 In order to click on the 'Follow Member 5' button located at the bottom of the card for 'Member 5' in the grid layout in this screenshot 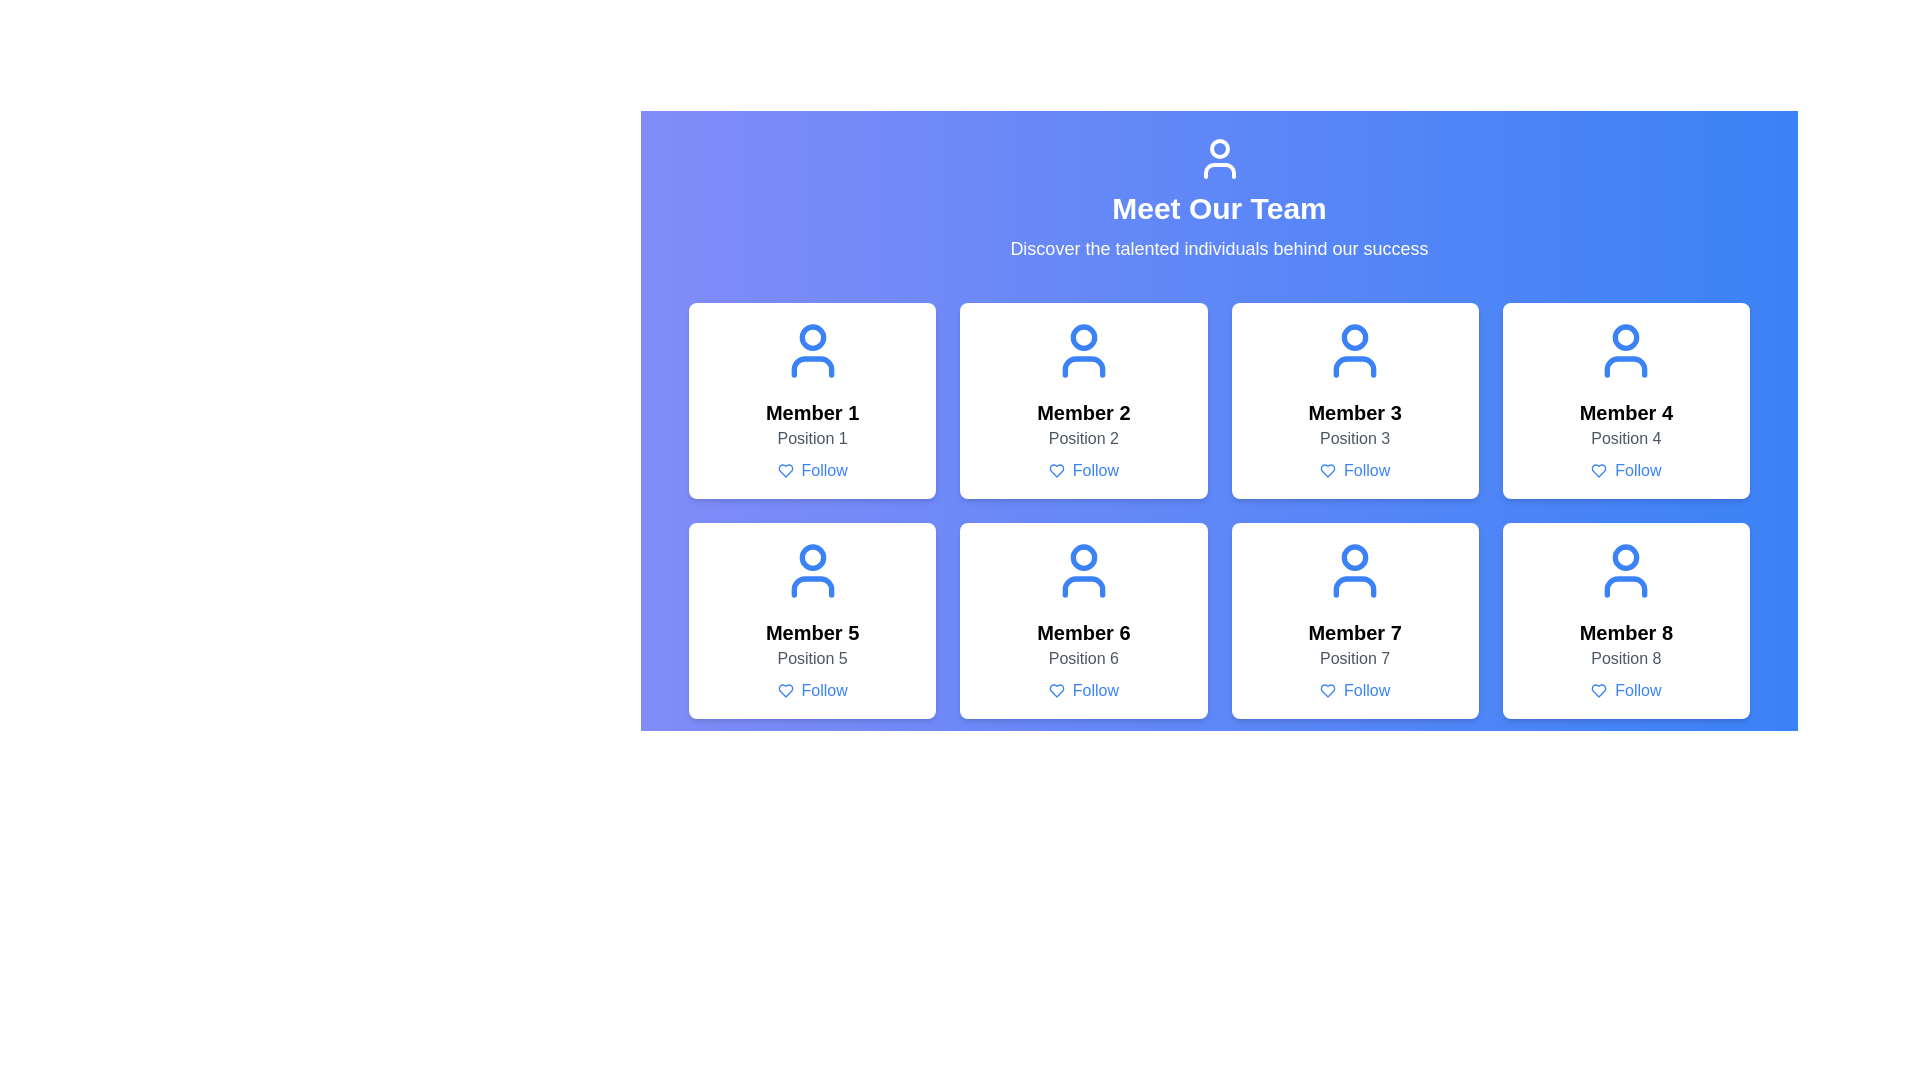, I will do `click(812, 689)`.